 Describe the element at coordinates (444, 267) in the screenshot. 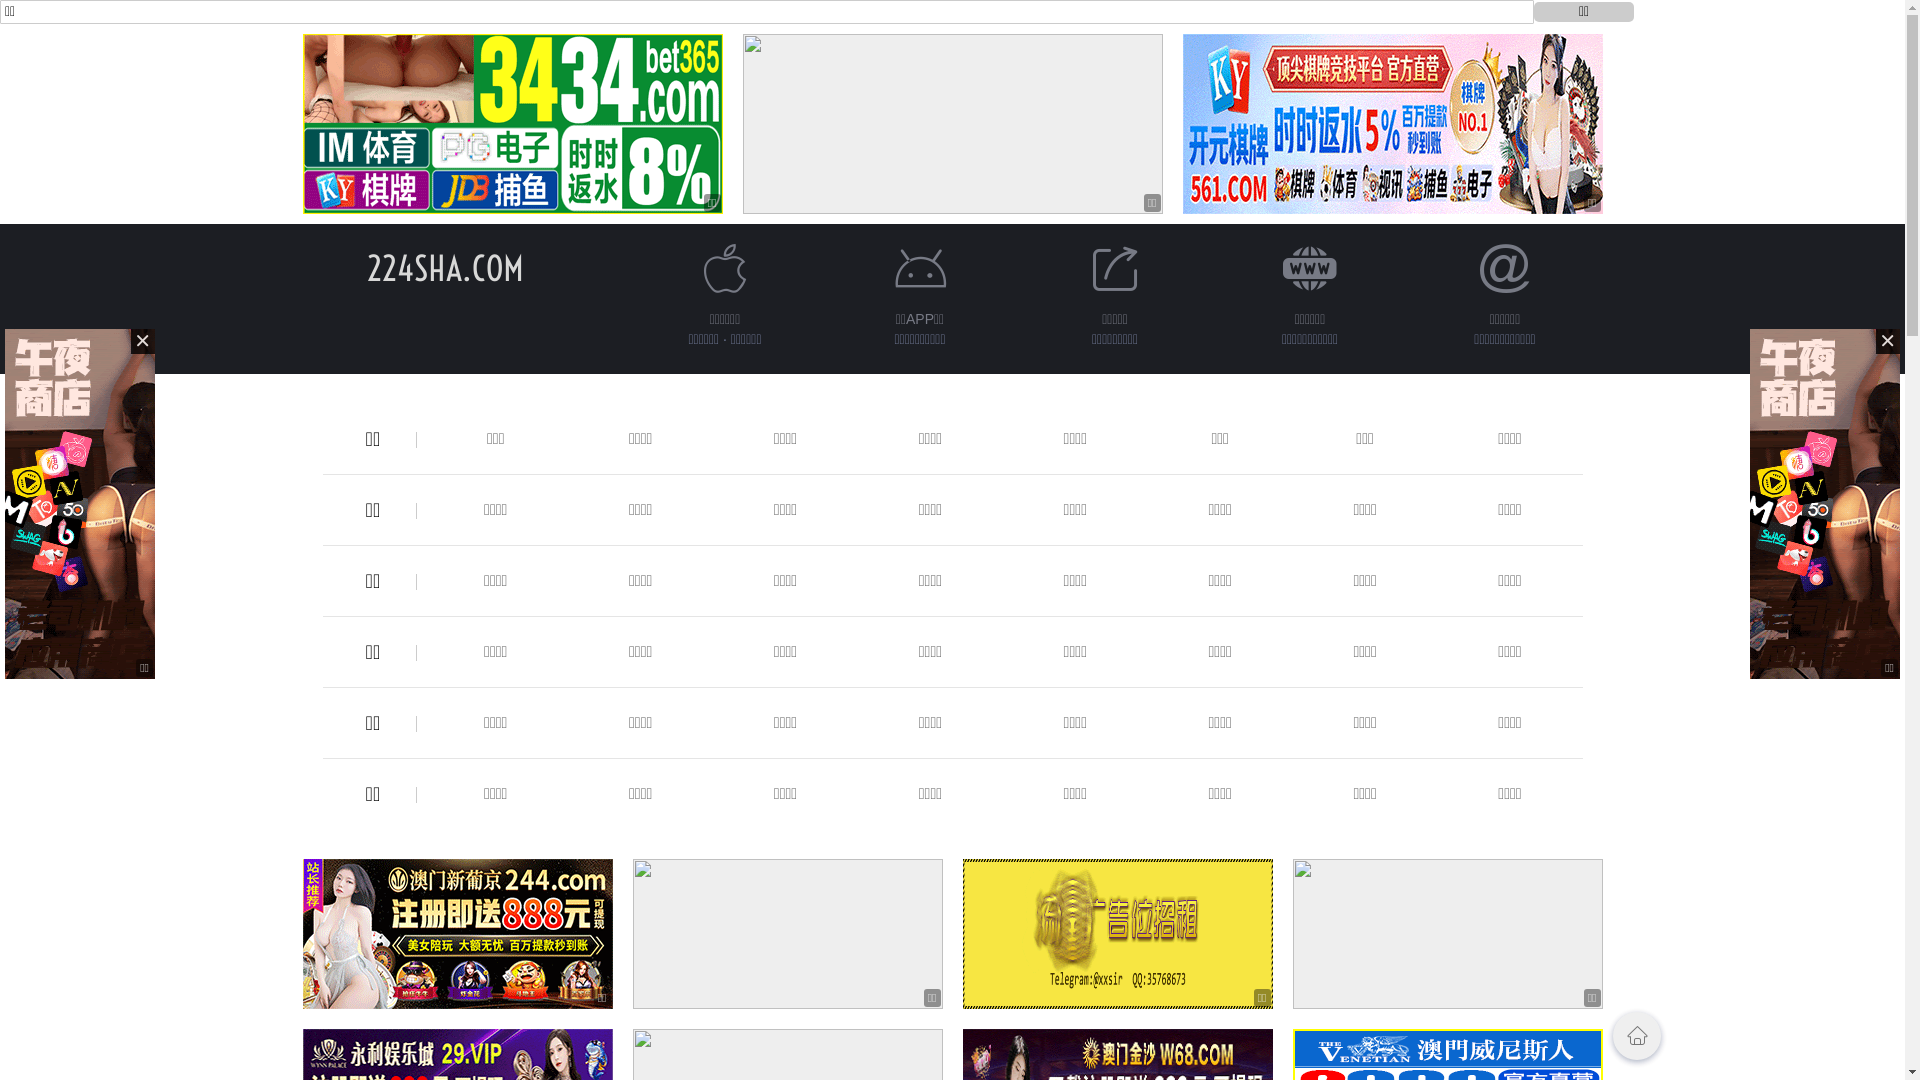

I see `'224SHA.COM'` at that location.